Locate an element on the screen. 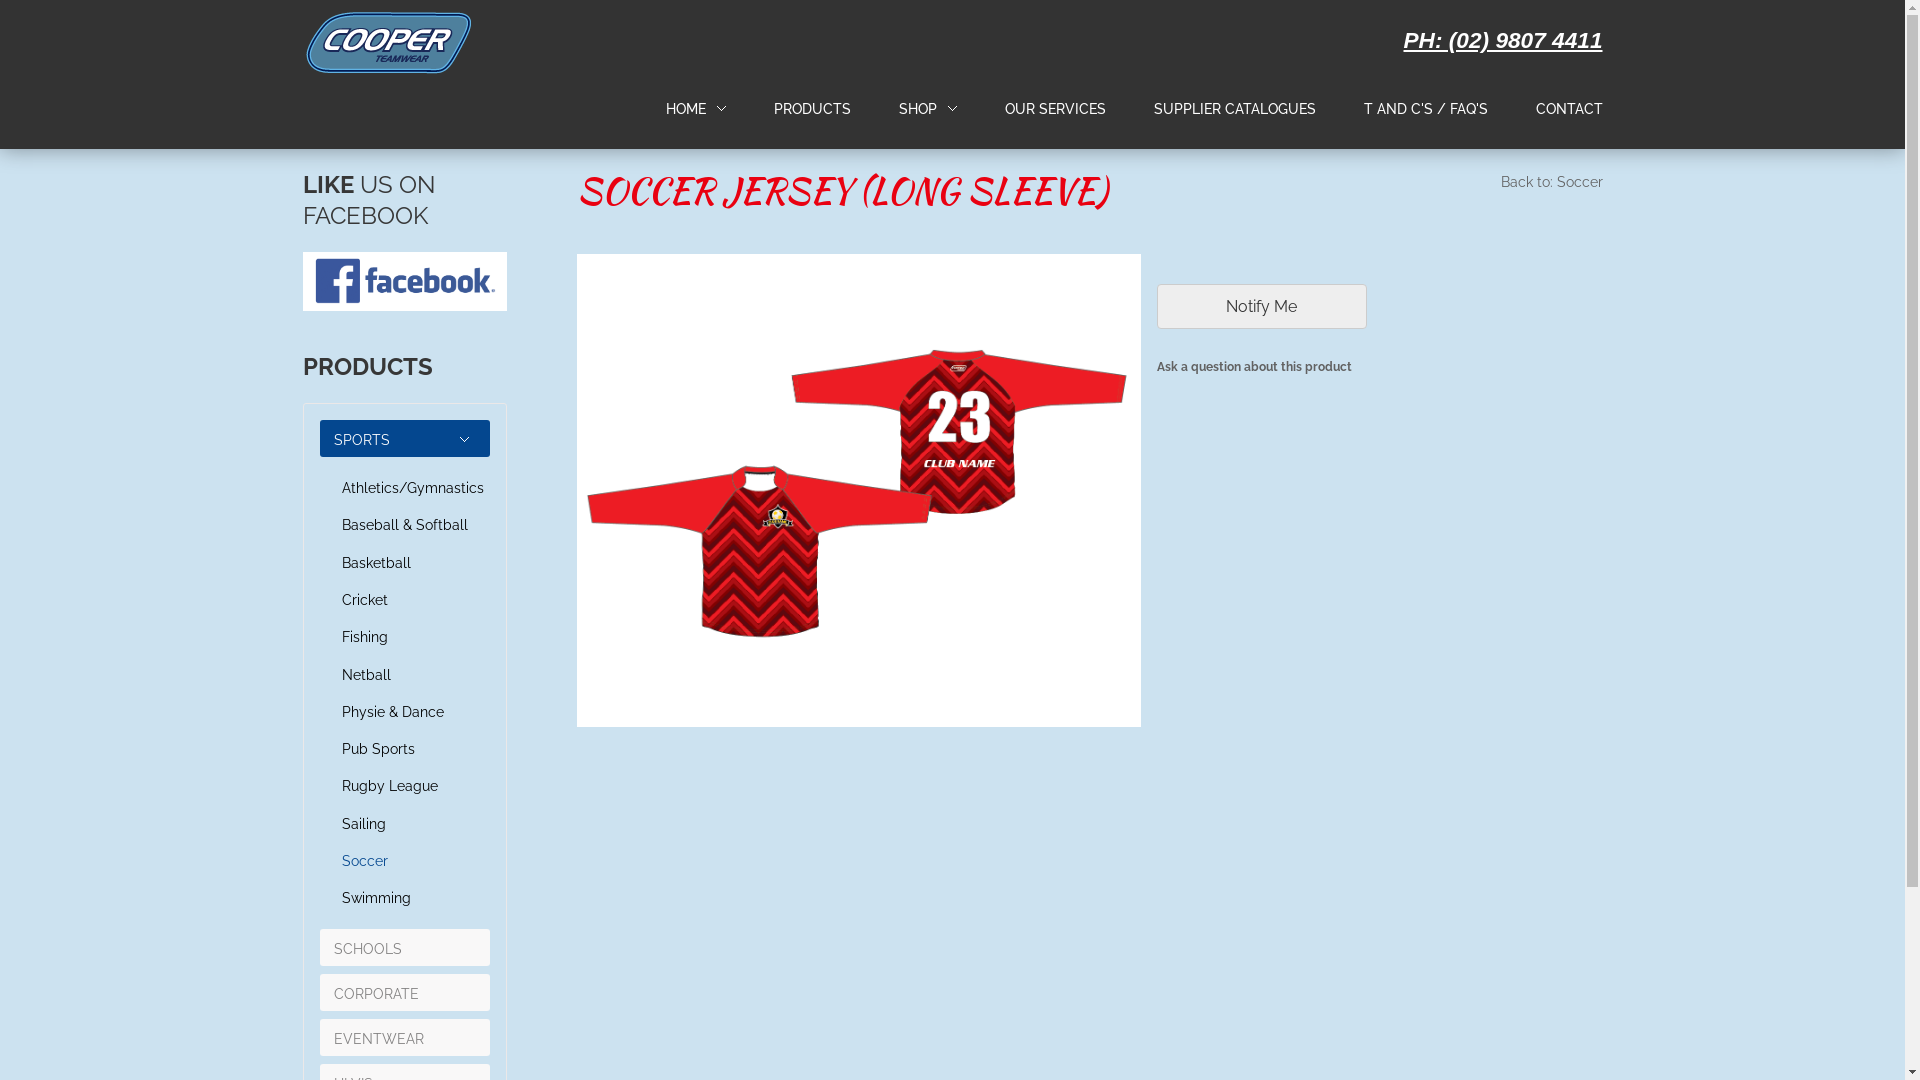 This screenshot has width=1920, height=1080. 'OUR SERVICES' is located at coordinates (1053, 110).